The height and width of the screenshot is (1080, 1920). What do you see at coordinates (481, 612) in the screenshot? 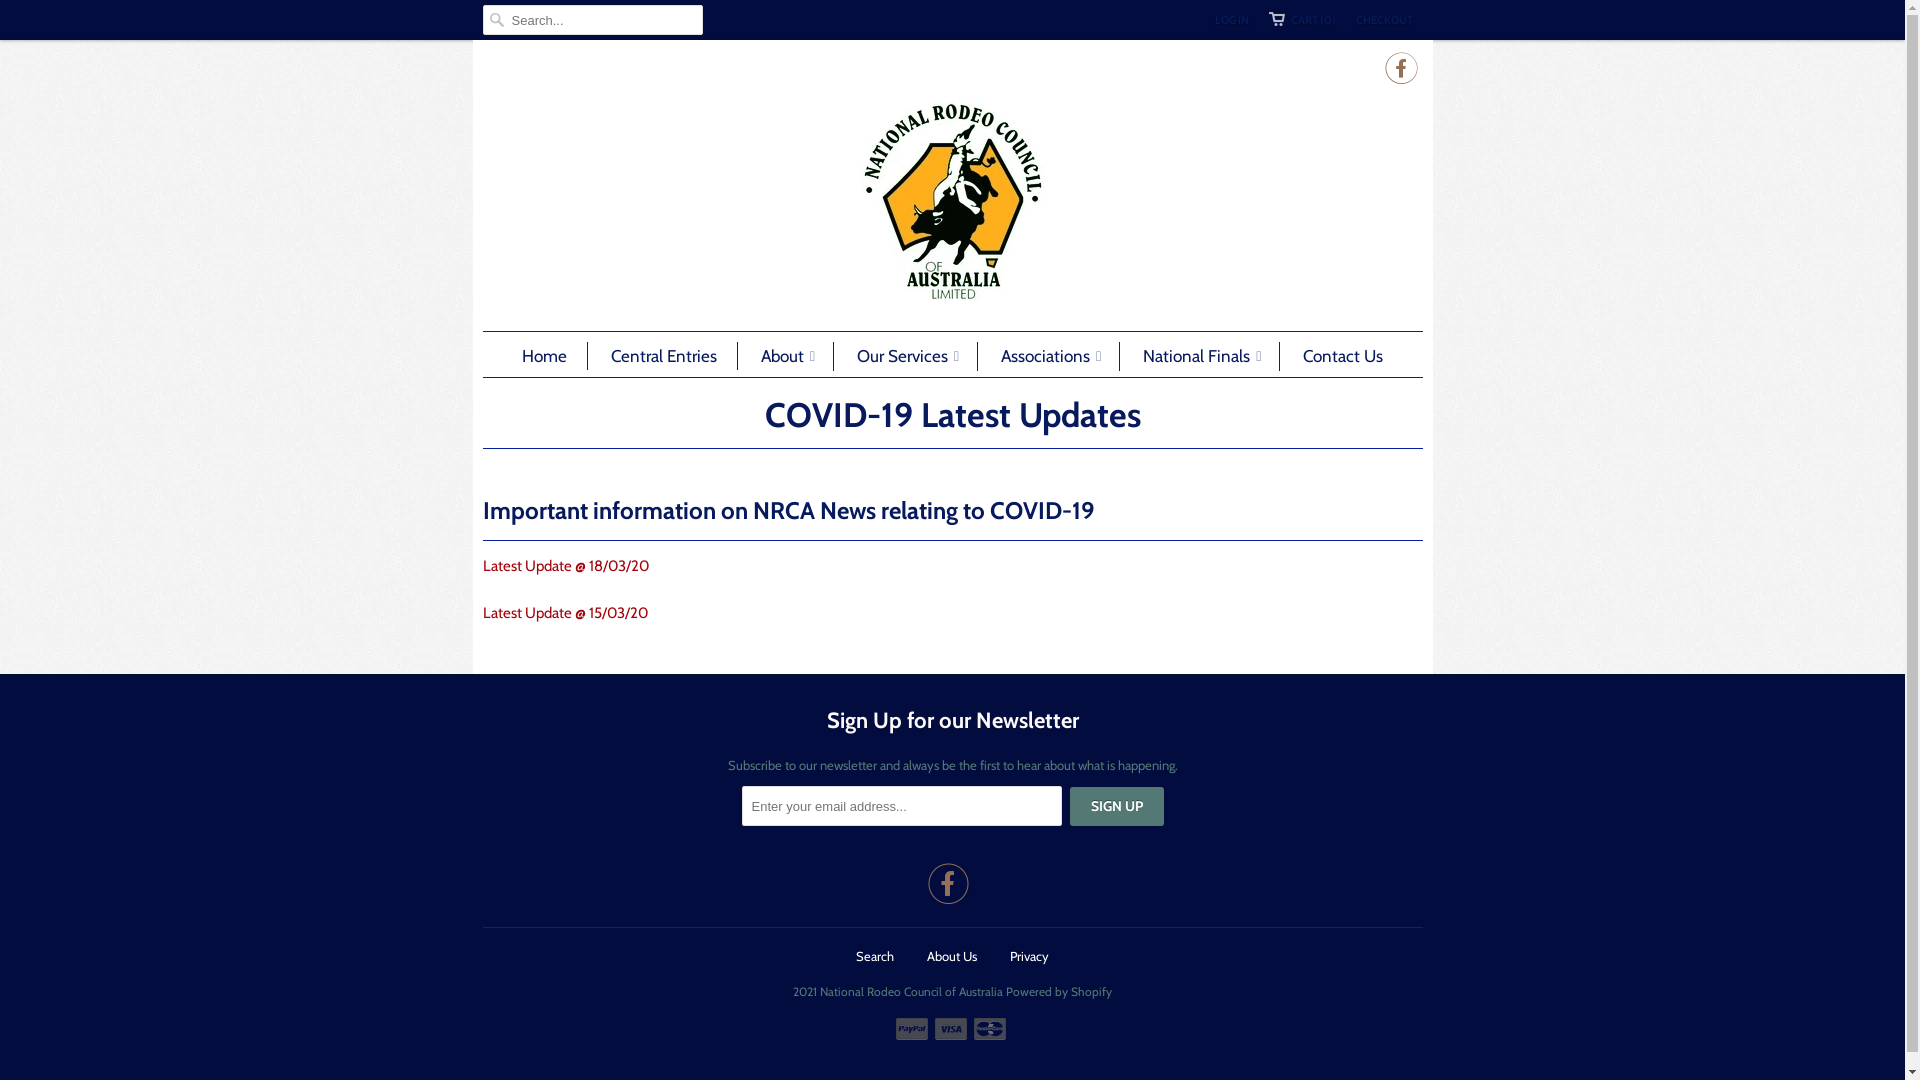
I see `'Latest Update @ 15/03/20'` at bounding box center [481, 612].